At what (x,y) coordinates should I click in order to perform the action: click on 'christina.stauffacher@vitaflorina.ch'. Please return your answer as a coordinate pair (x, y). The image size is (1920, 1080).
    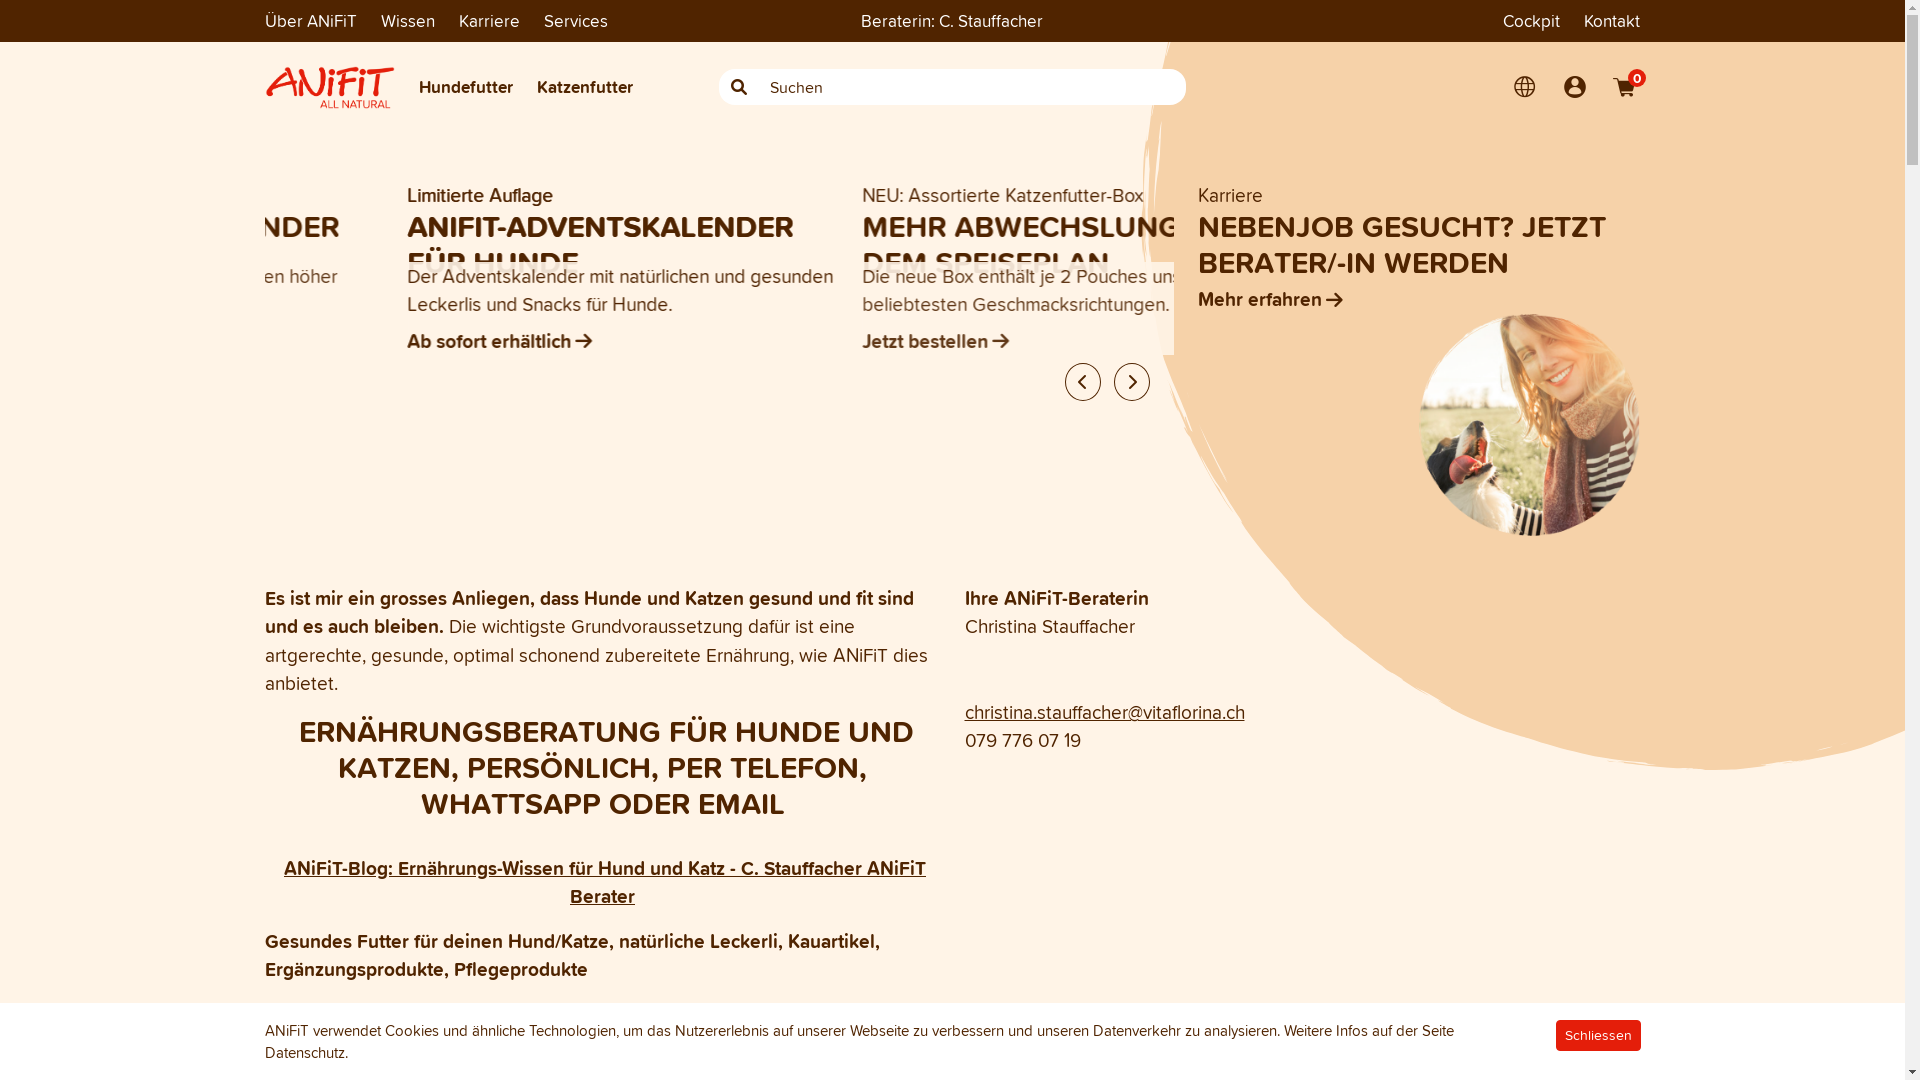
    Looking at the image, I should click on (1103, 711).